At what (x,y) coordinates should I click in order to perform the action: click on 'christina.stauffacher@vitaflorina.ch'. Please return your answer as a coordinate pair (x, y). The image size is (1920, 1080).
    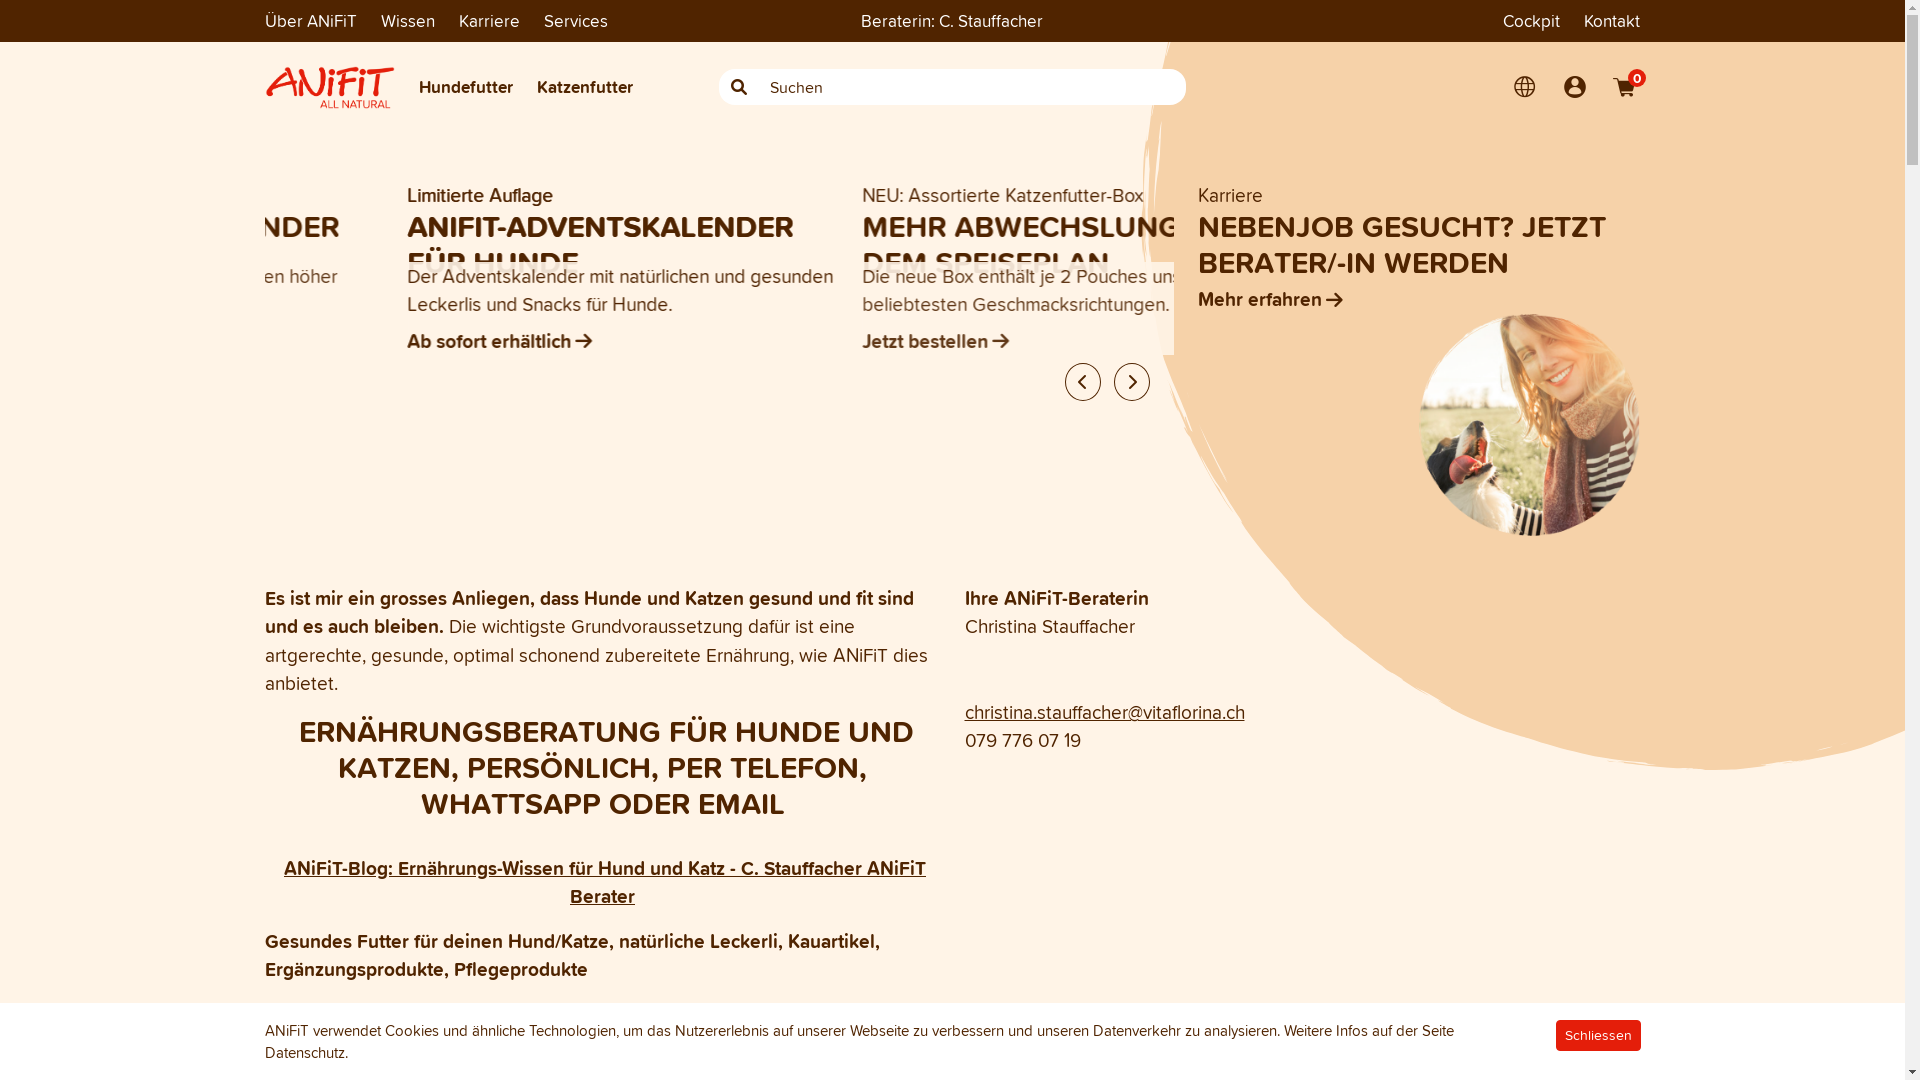
    Looking at the image, I should click on (1103, 711).